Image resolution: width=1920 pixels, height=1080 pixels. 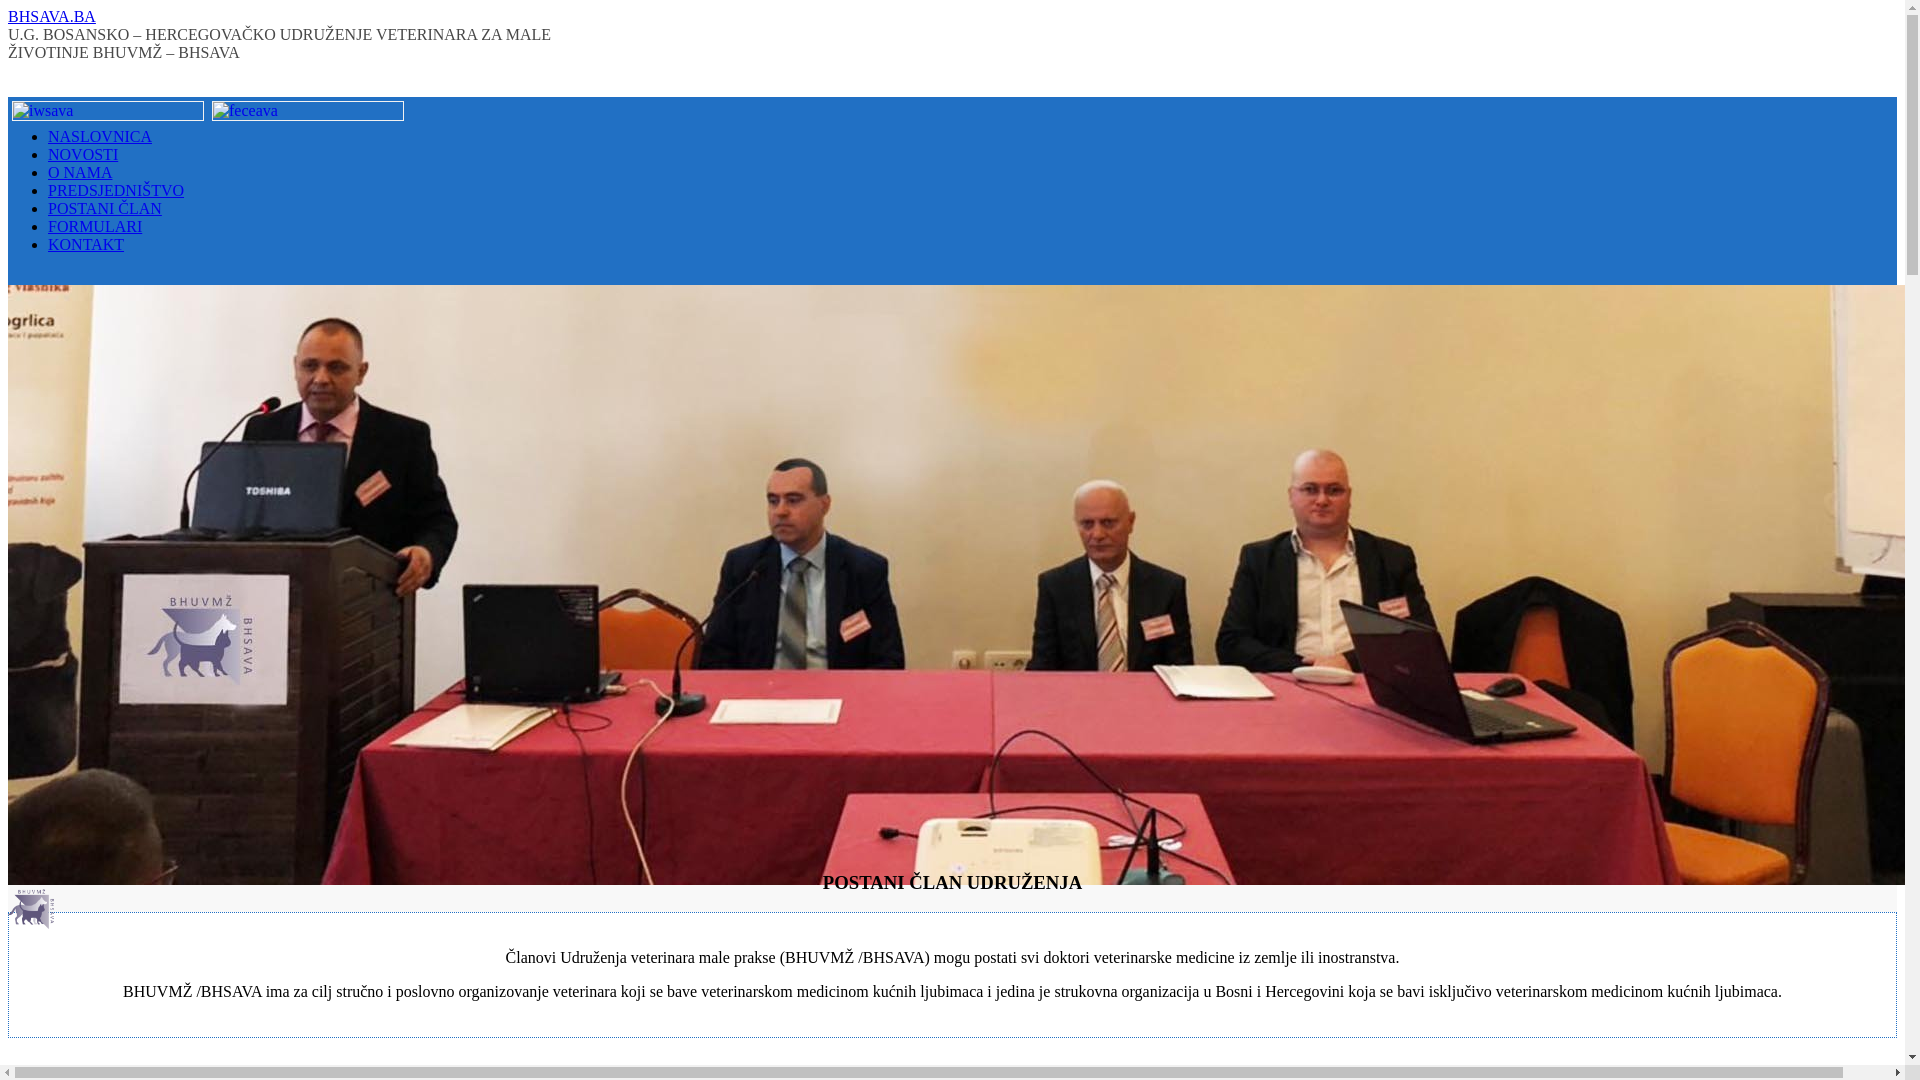 What do you see at coordinates (99, 135) in the screenshot?
I see `'NASLOVNICA'` at bounding box center [99, 135].